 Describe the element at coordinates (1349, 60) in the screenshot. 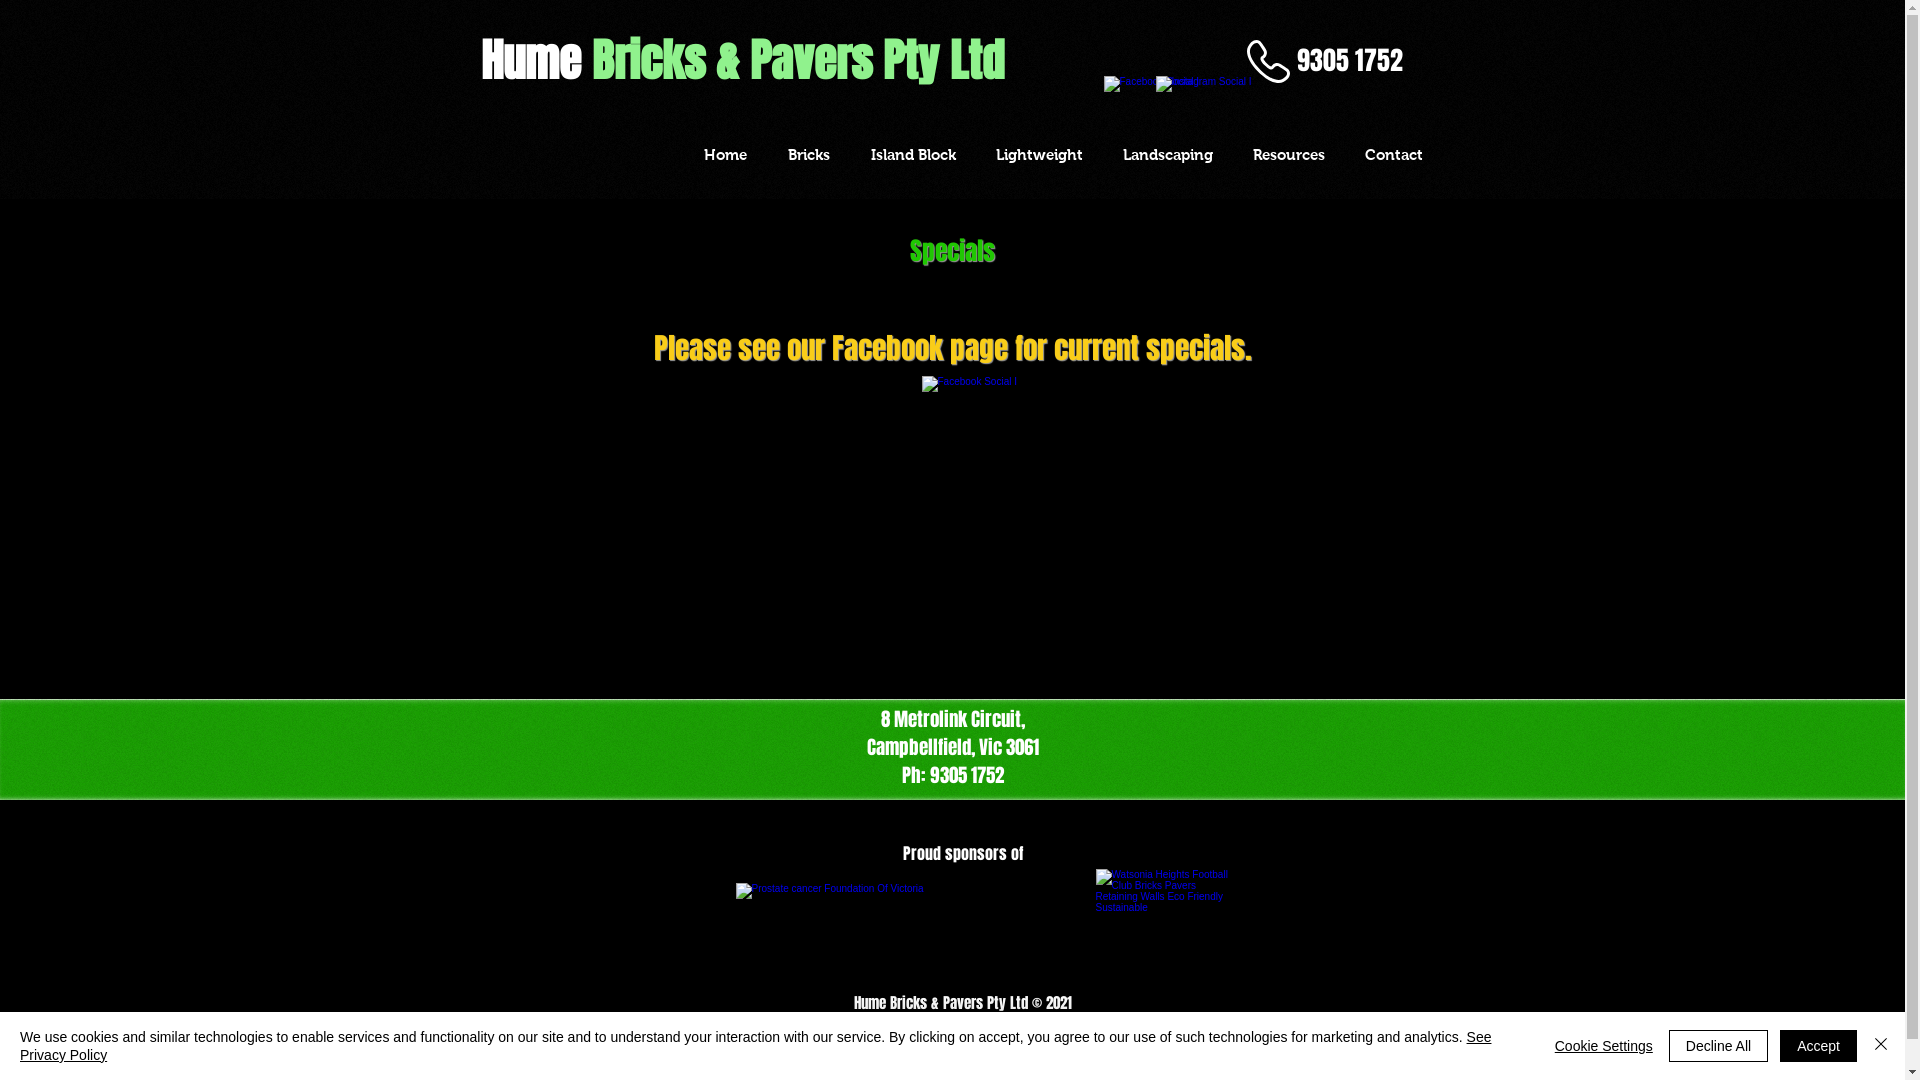

I see `'9305 1752'` at that location.